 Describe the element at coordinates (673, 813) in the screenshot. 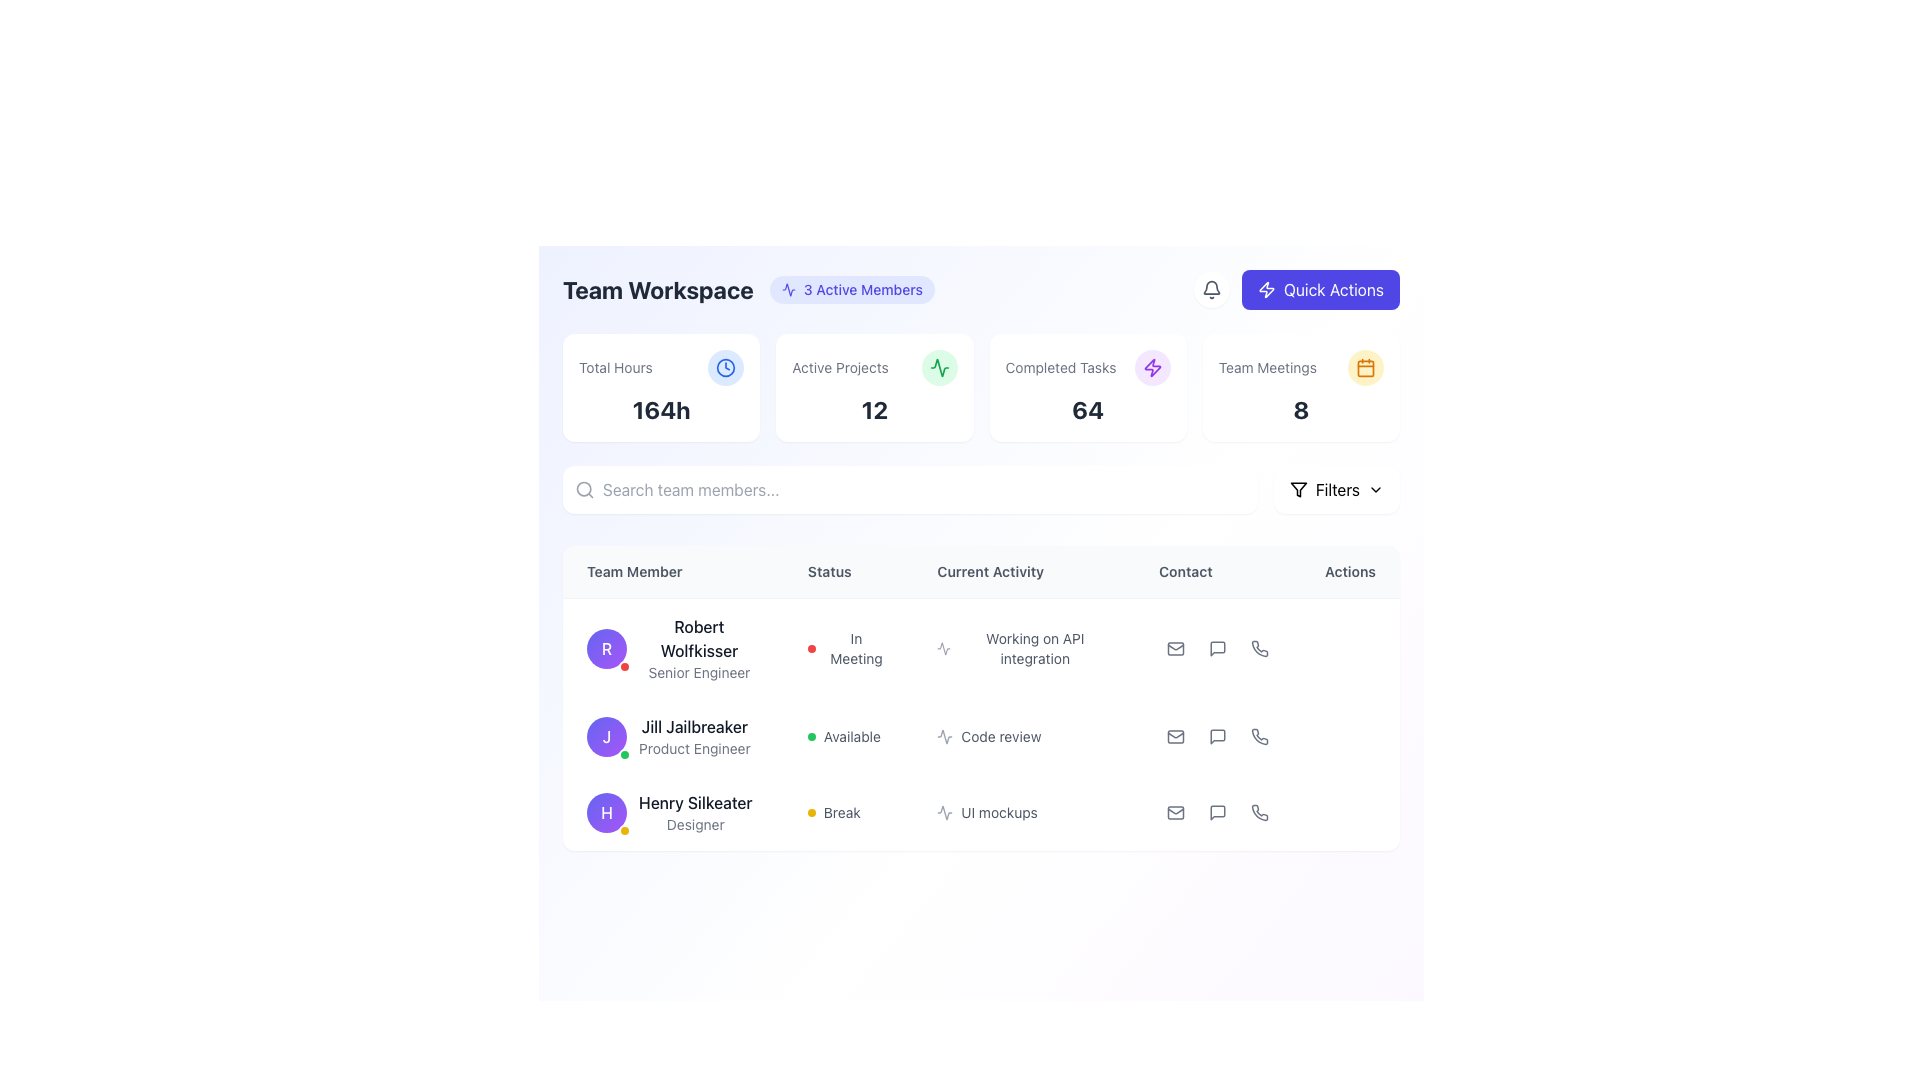

I see `the Profile Display Item that presents the information of the team member located in the third row of the team members table under the 'Team Member' header` at that location.